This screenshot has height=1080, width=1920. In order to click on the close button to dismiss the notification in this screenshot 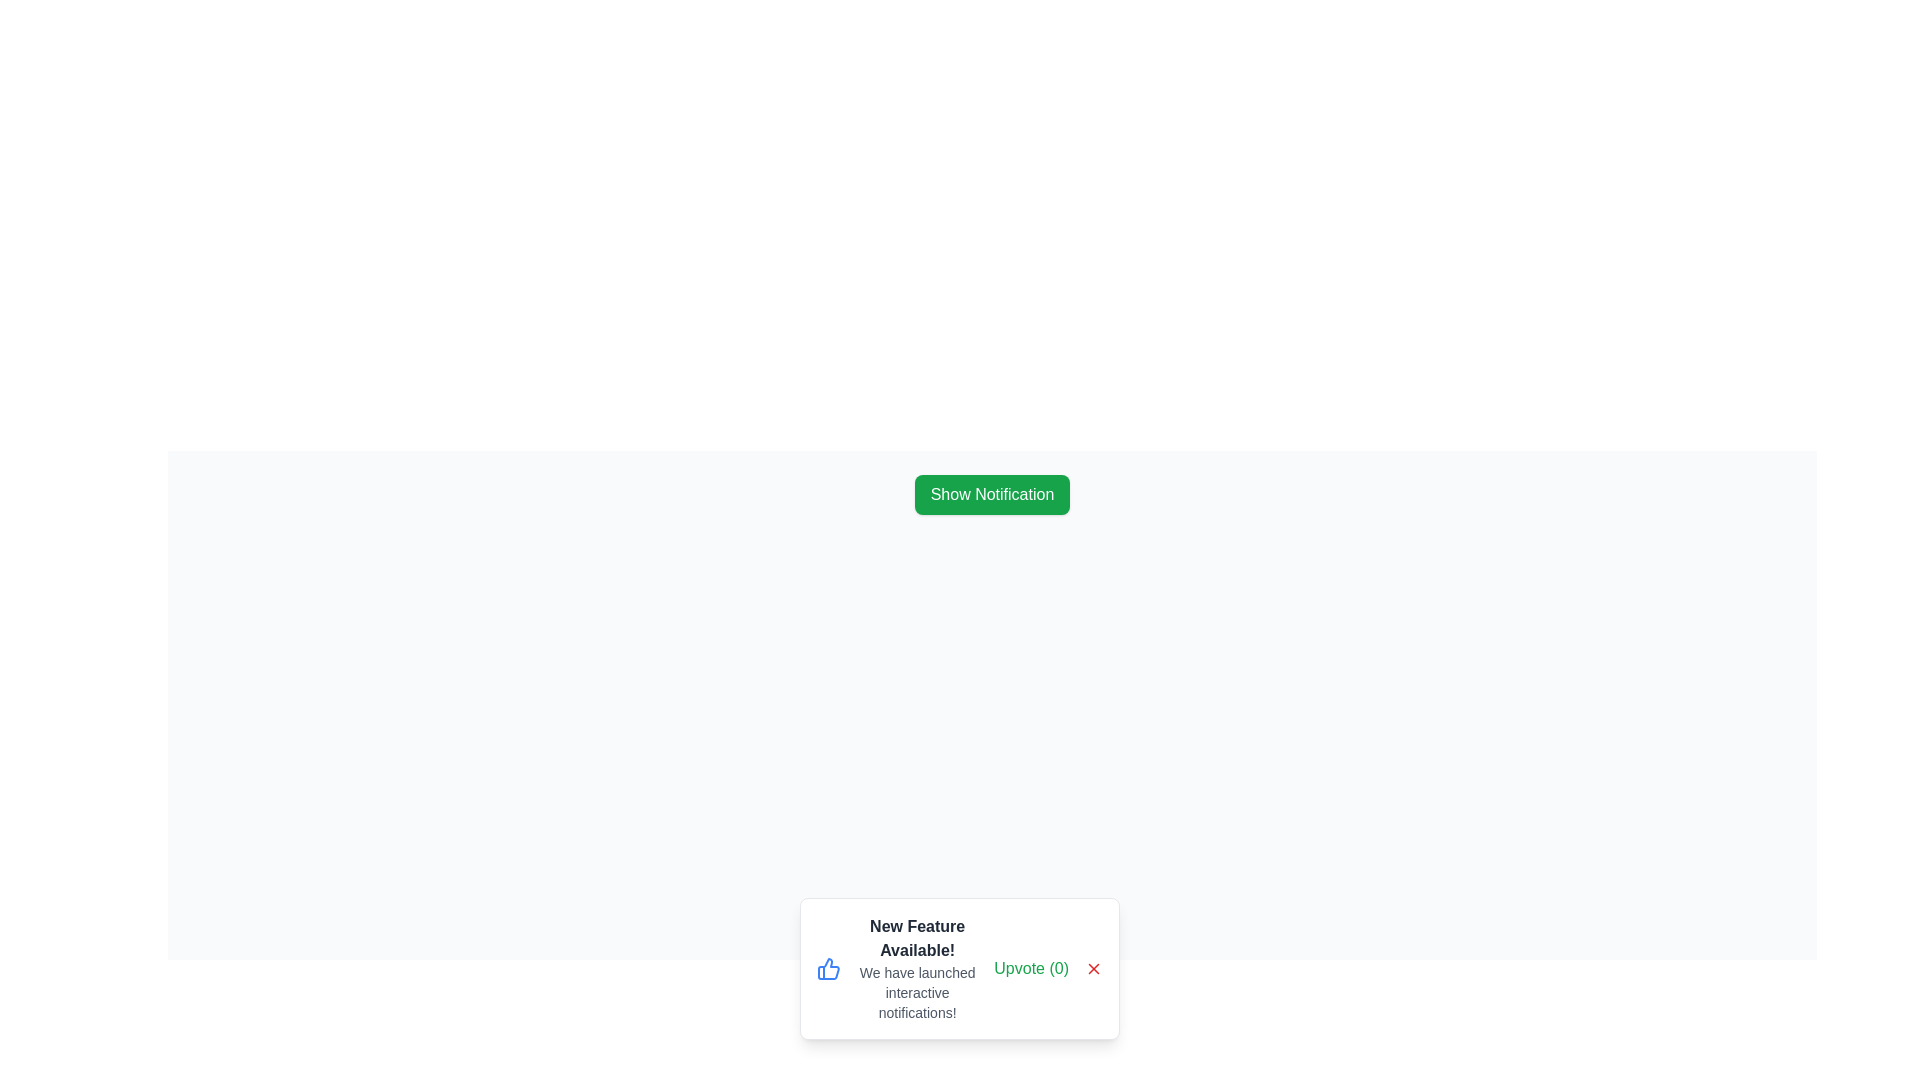, I will do `click(1093, 967)`.